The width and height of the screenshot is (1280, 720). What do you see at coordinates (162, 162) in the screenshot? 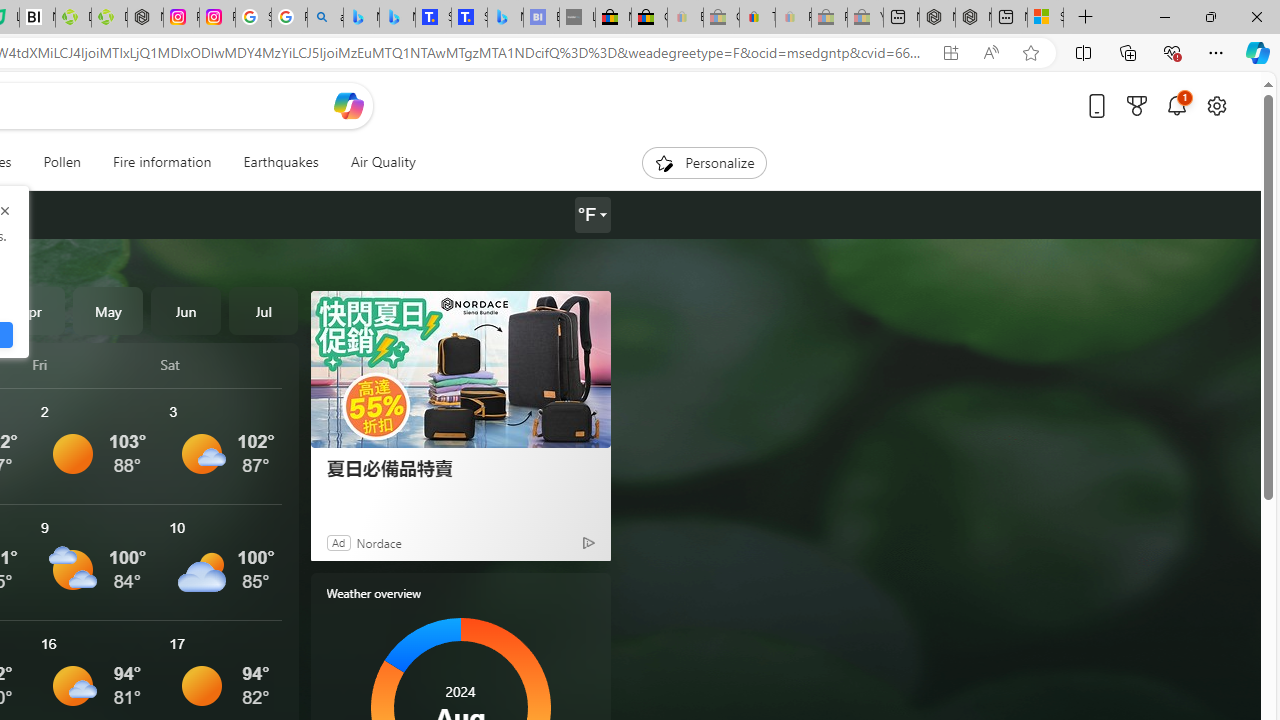
I see `'Fire information'` at bounding box center [162, 162].